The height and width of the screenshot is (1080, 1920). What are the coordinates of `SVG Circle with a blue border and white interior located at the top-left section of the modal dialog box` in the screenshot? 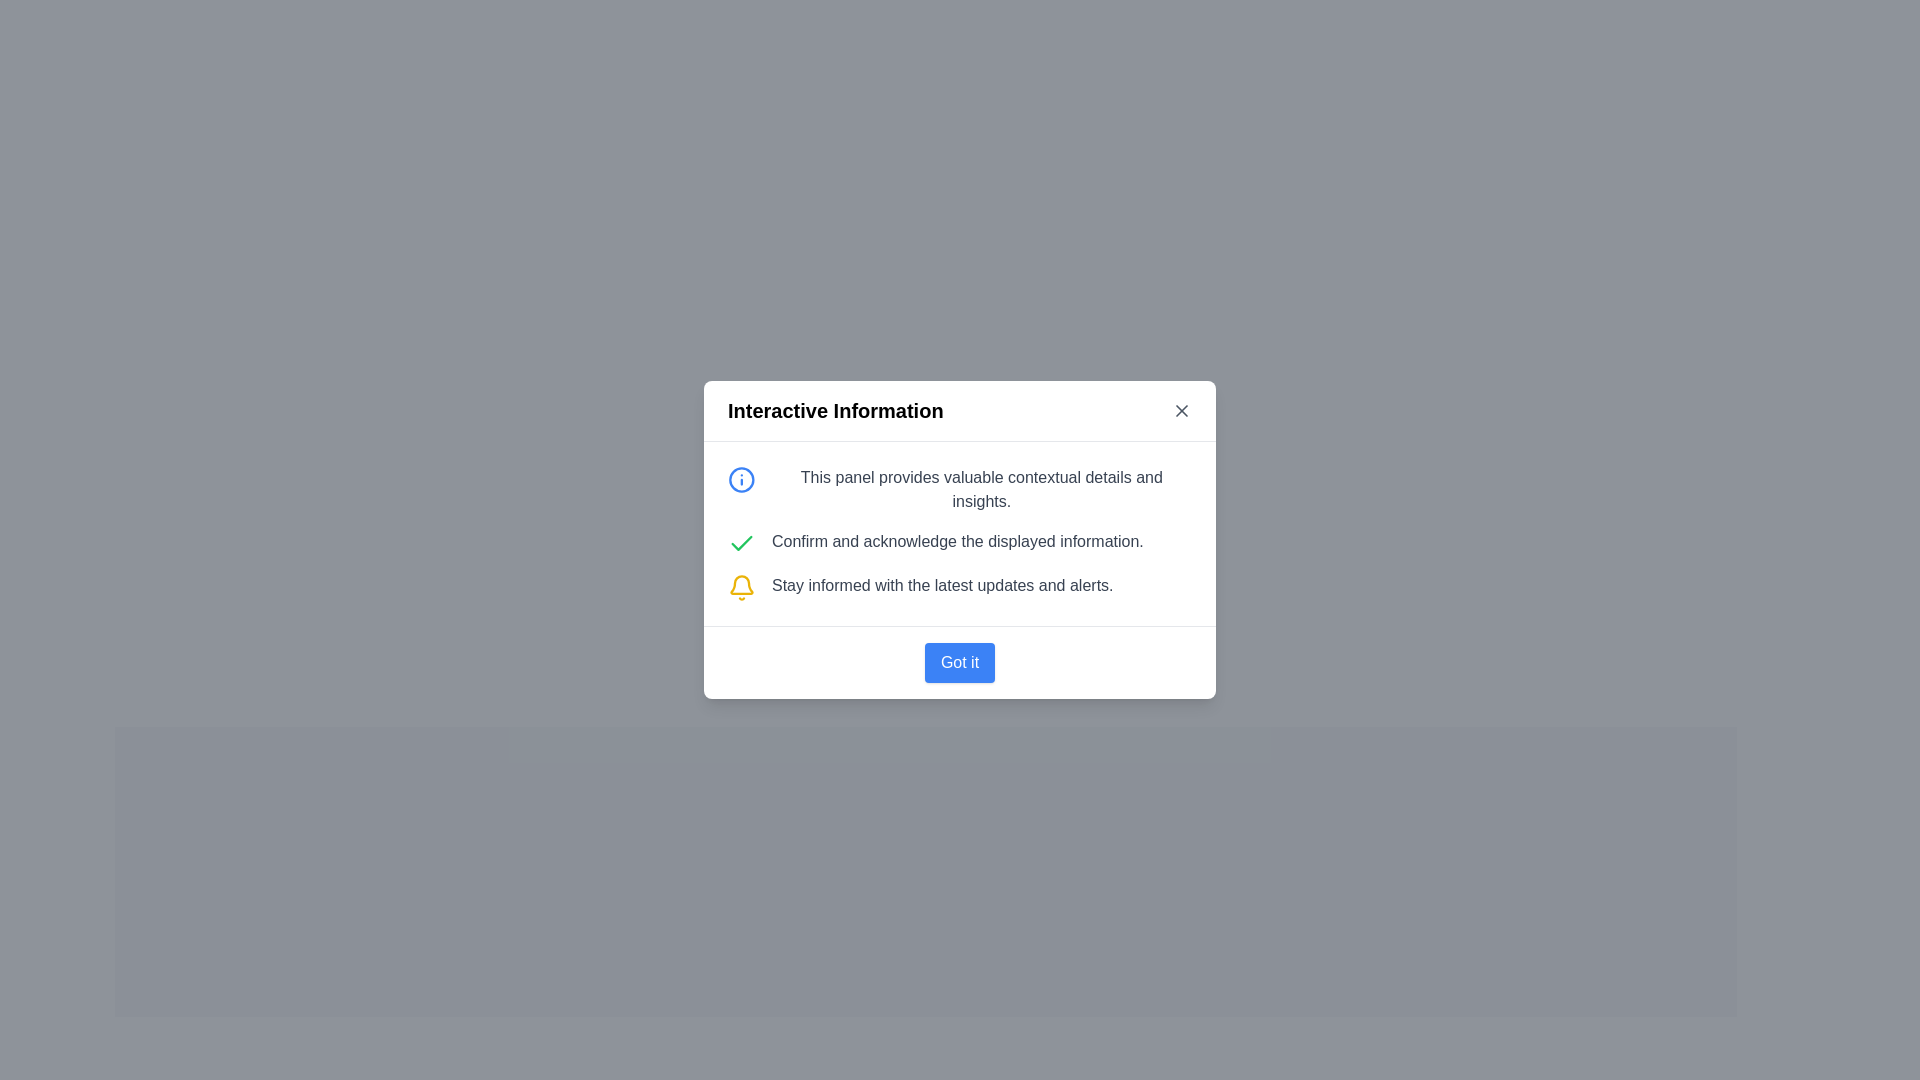 It's located at (740, 479).